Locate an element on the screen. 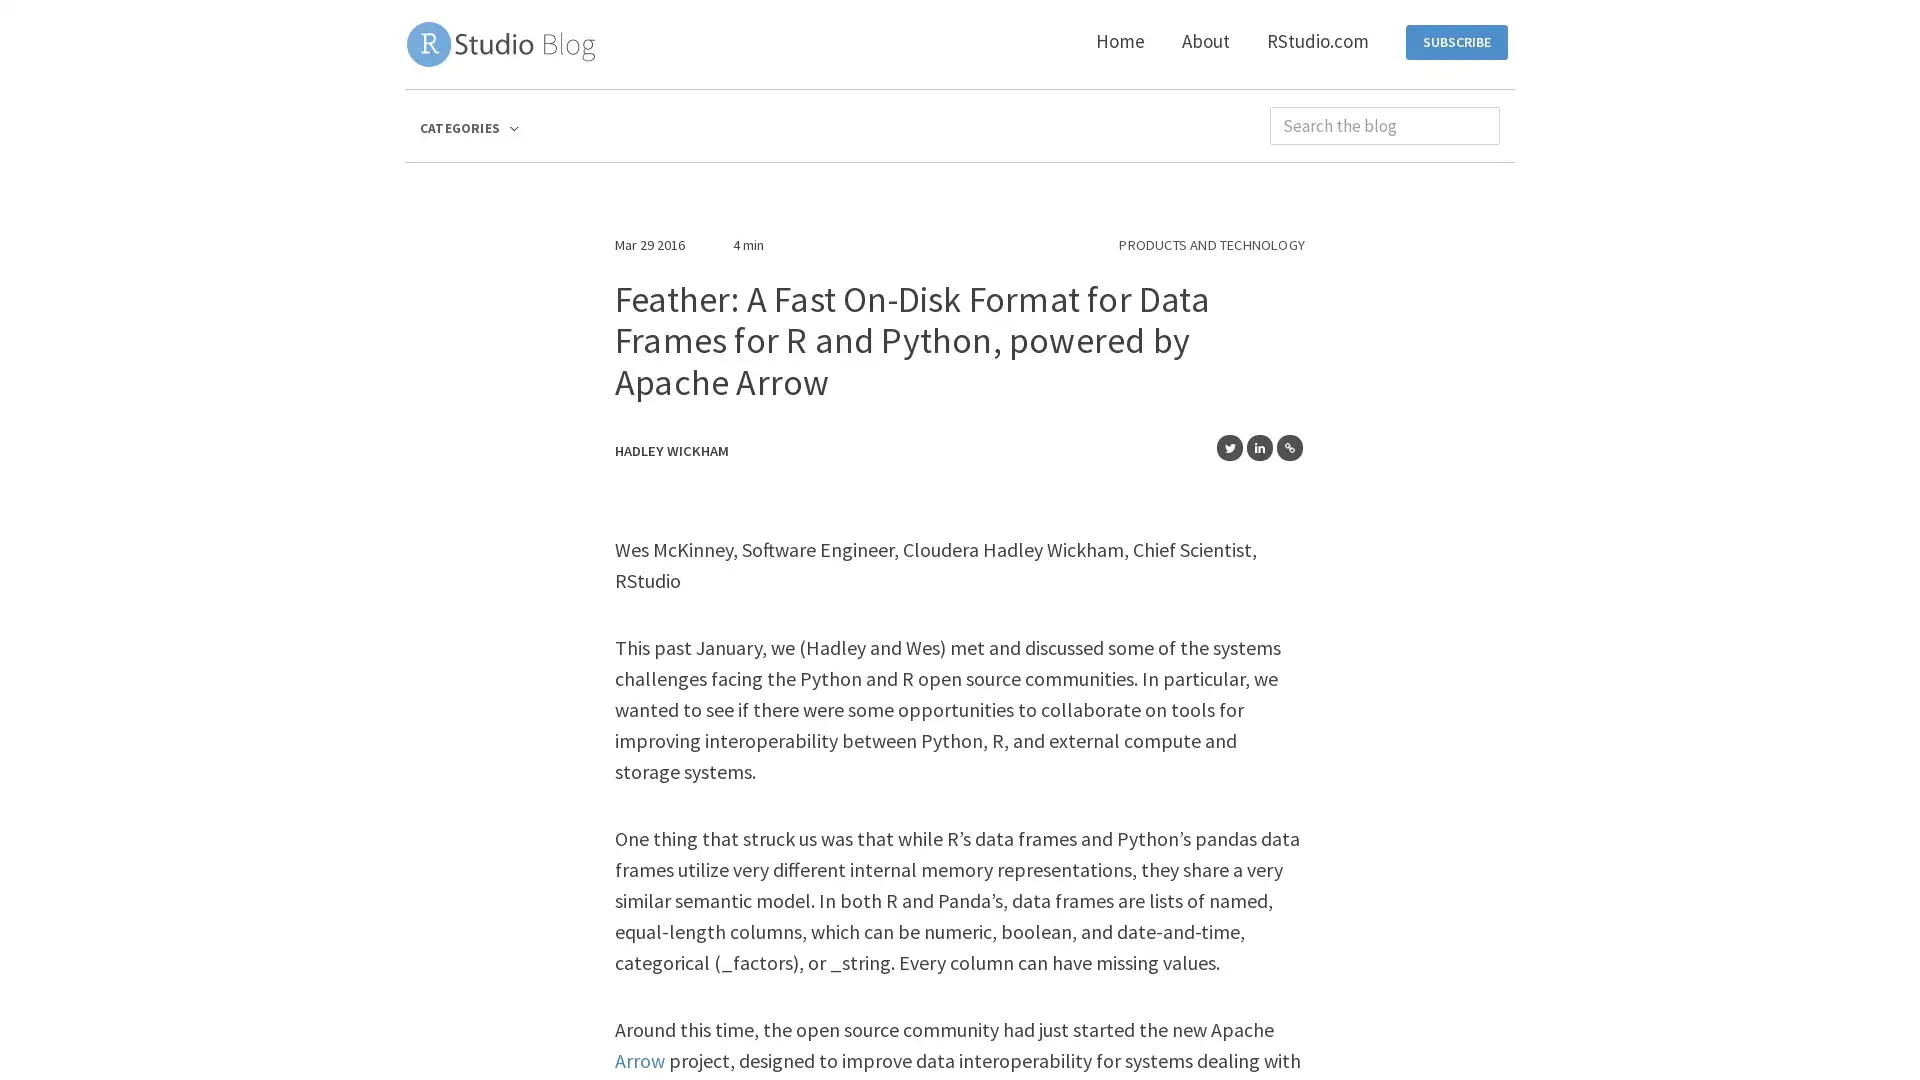 This screenshot has height=1080, width=1920. Share to Copy Link is located at coordinates (1290, 446).